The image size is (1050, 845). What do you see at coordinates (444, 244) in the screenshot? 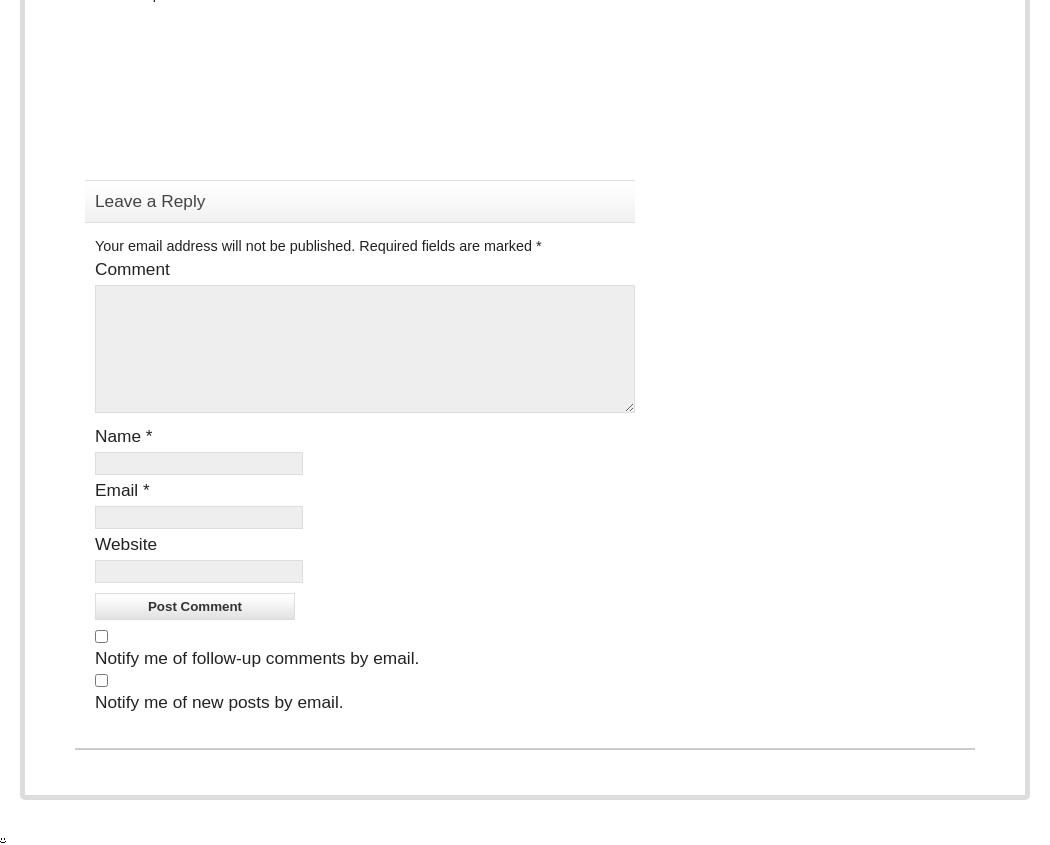
I see `'Required fields are marked'` at bounding box center [444, 244].